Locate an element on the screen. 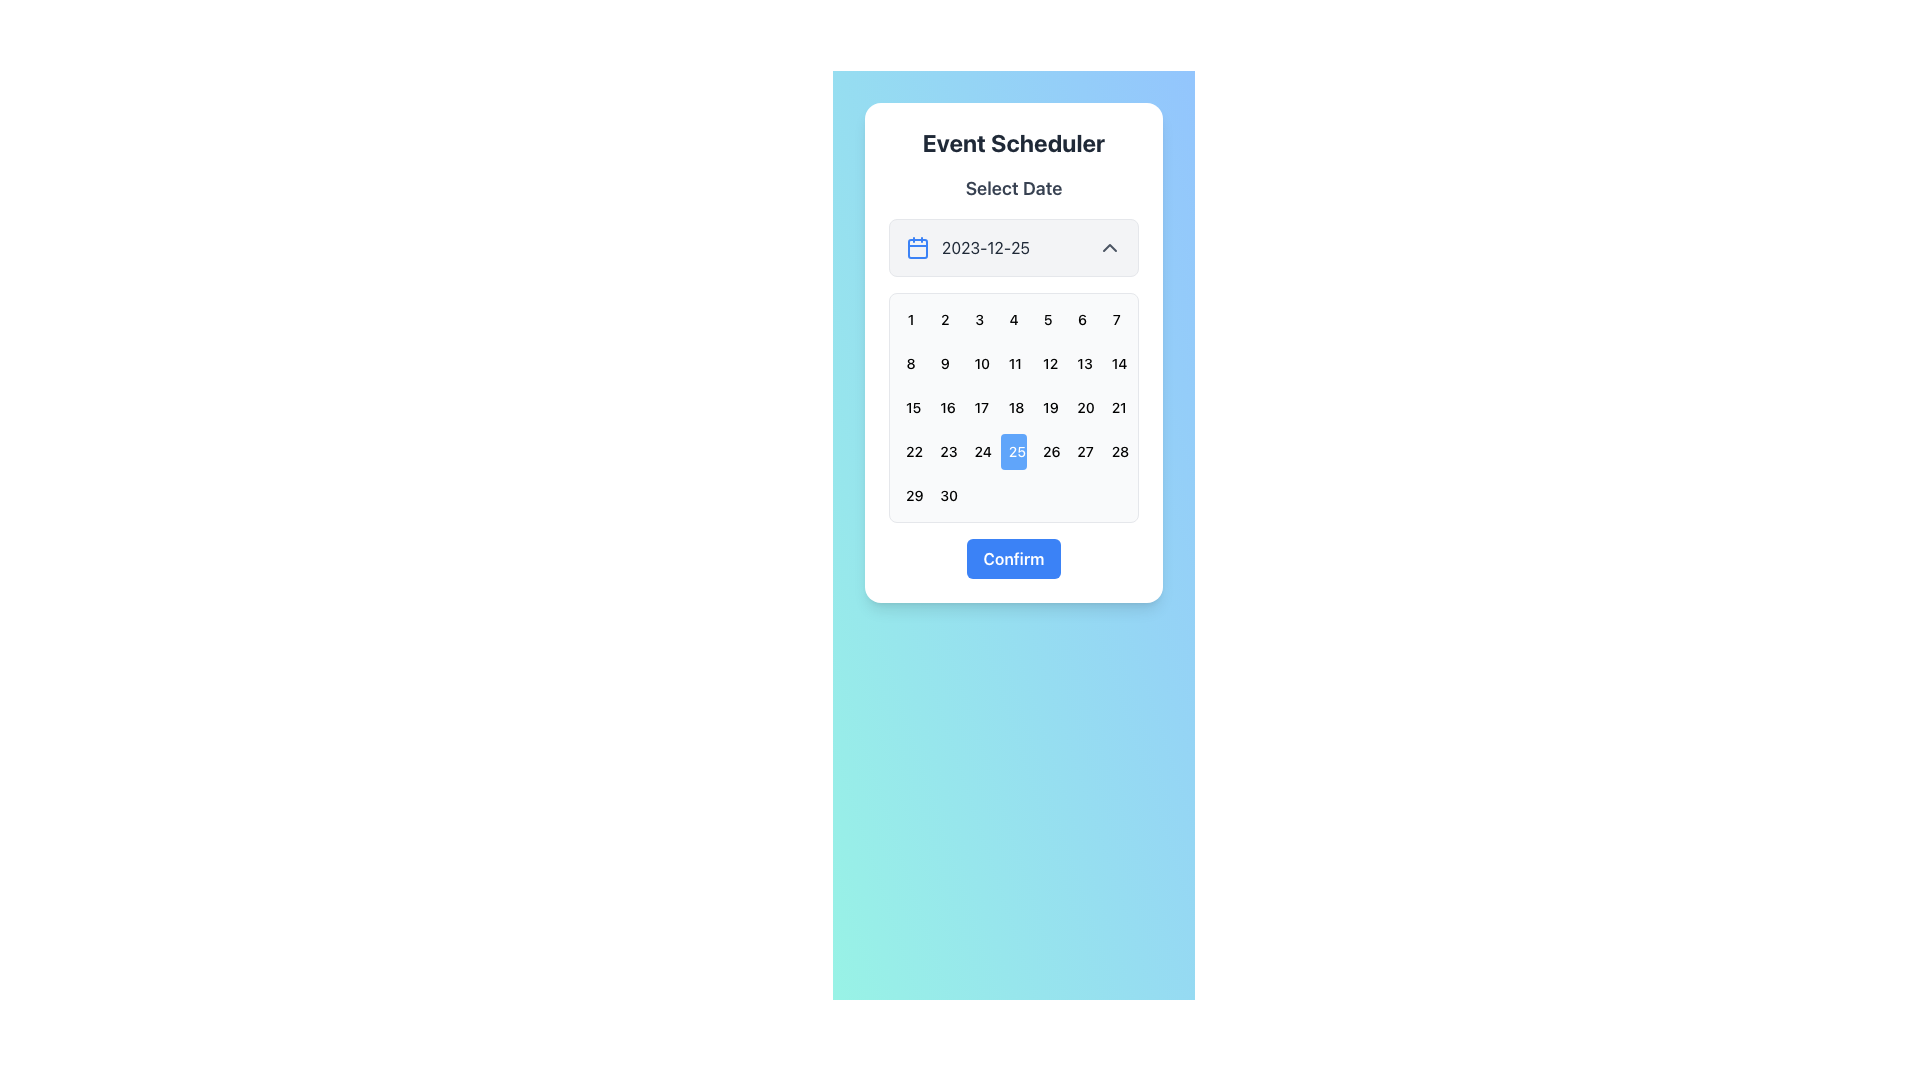 The height and width of the screenshot is (1080, 1920). the button labeled '8' which is located in the second row and first column of the calendar grid is located at coordinates (910, 363).